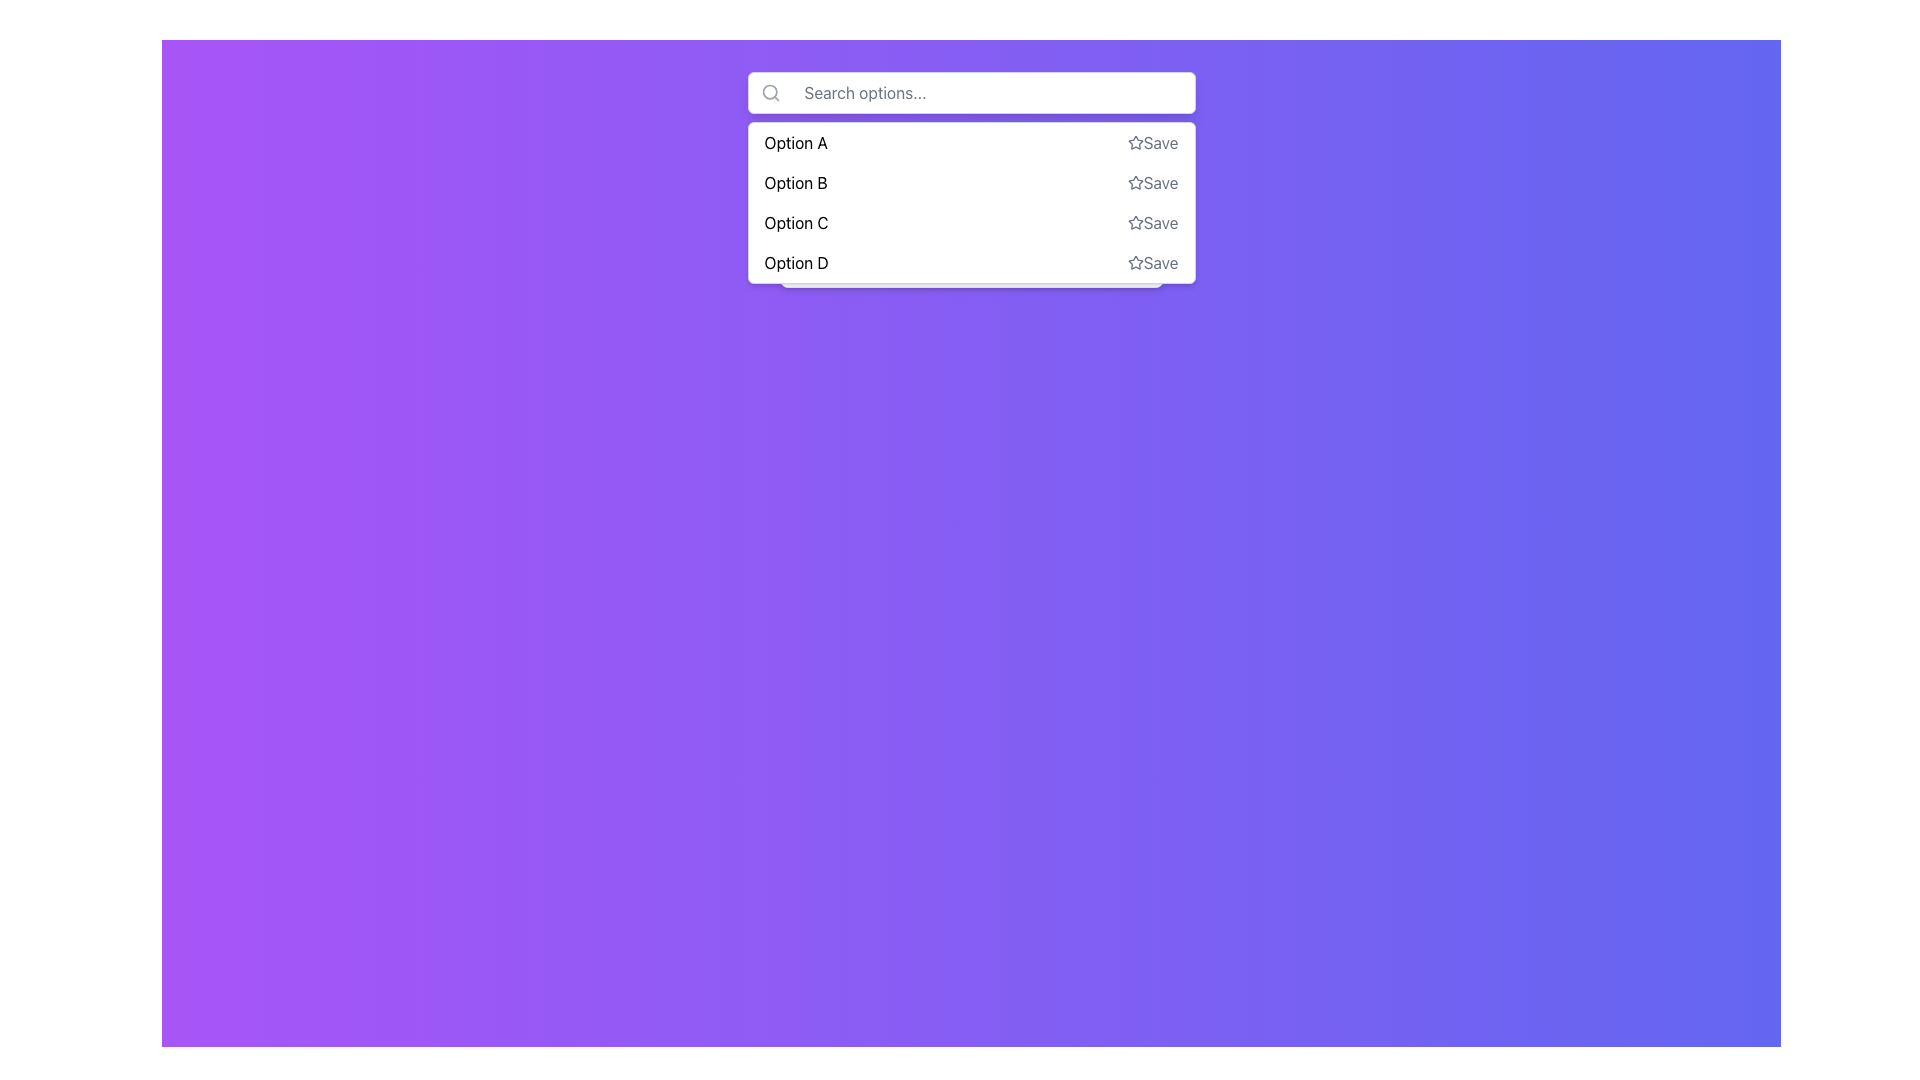  What do you see at coordinates (1135, 182) in the screenshot?
I see `the star icon` at bounding box center [1135, 182].